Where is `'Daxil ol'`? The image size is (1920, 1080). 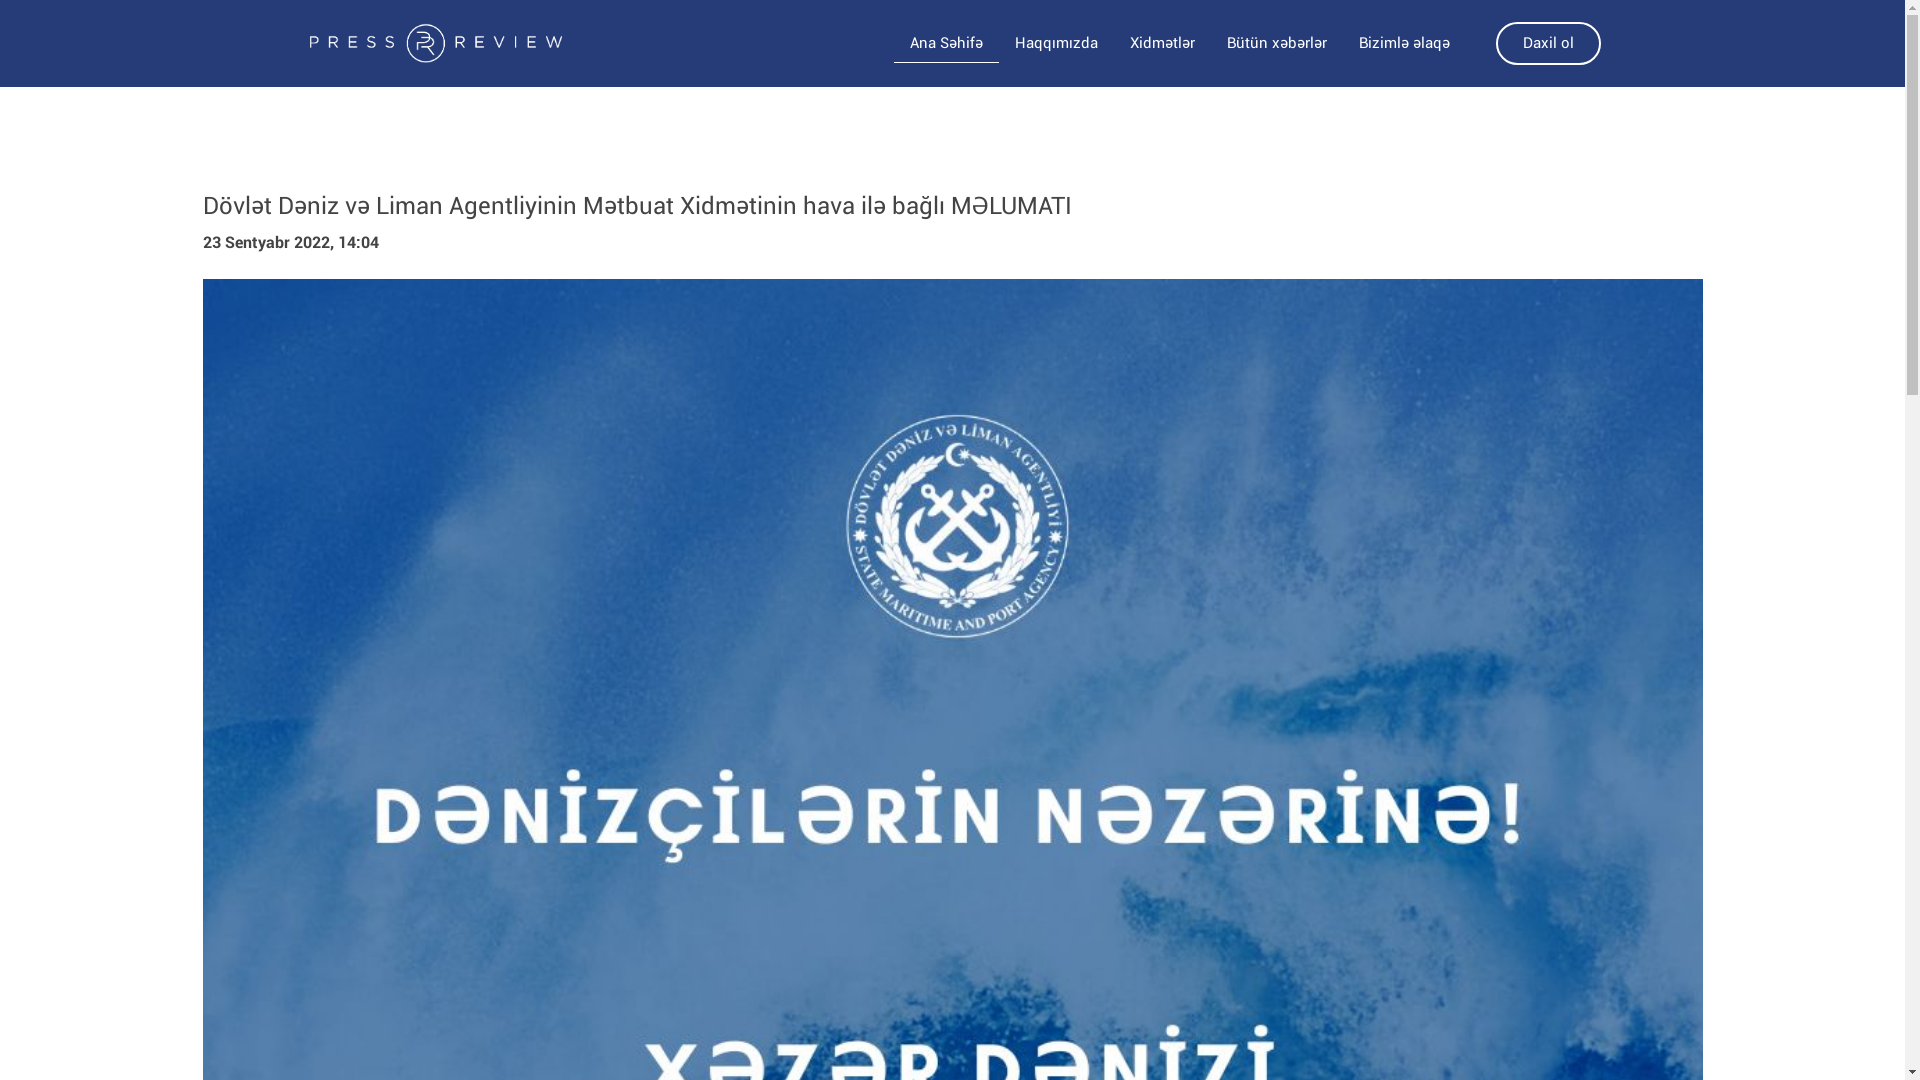 'Daxil ol' is located at coordinates (1496, 43).